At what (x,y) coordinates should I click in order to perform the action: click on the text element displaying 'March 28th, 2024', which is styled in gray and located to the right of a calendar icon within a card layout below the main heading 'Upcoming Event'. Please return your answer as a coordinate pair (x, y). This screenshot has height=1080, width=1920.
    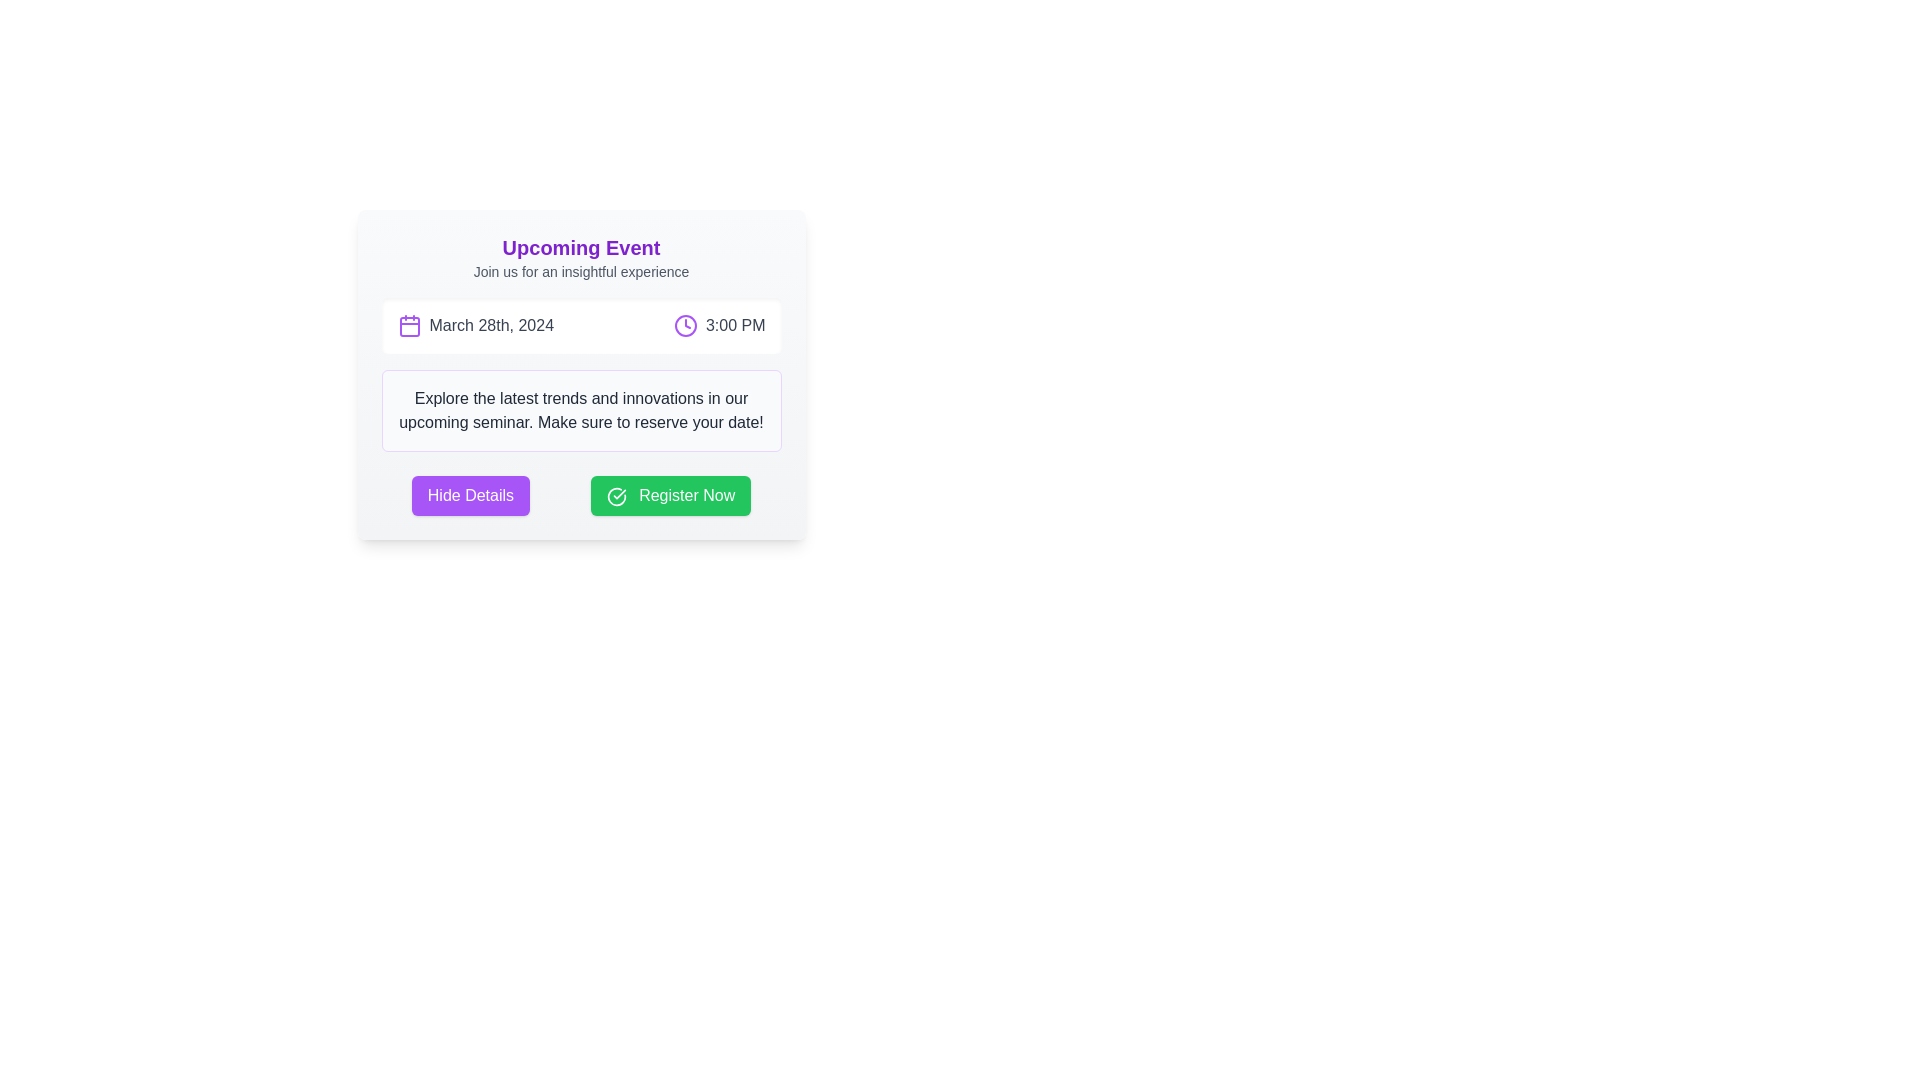
    Looking at the image, I should click on (491, 325).